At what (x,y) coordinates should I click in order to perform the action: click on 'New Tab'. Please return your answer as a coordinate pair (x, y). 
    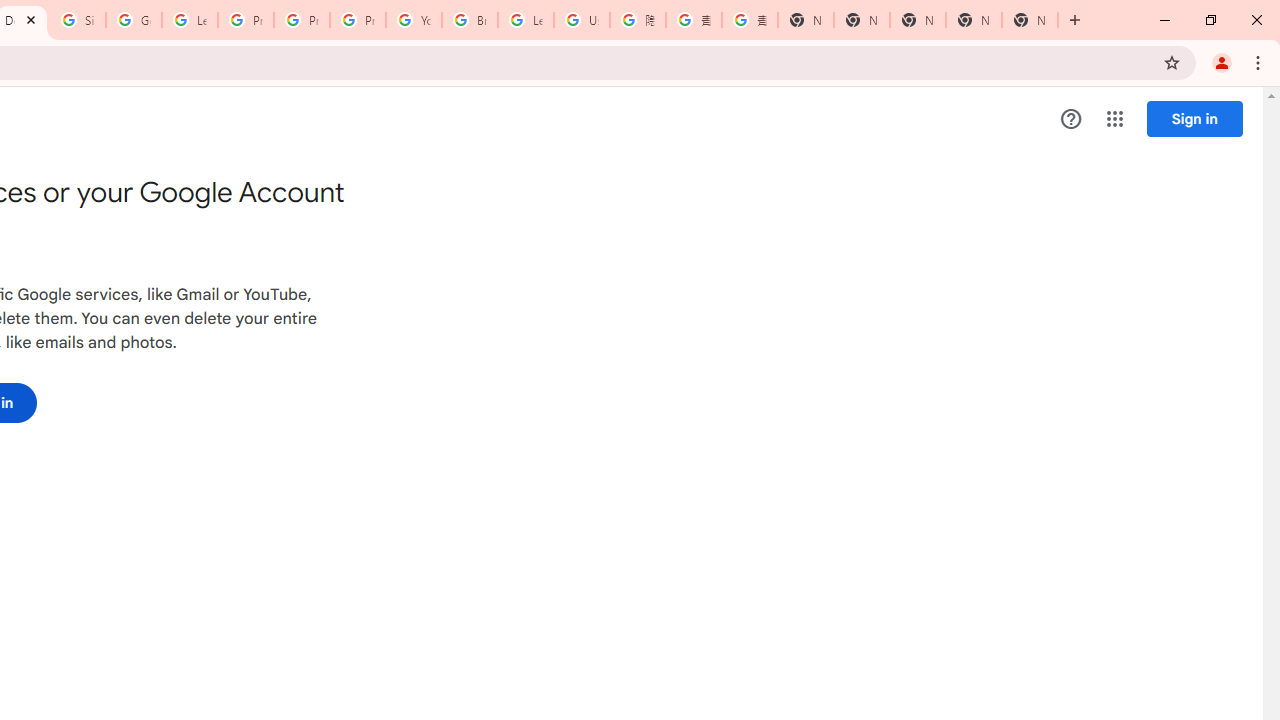
    Looking at the image, I should click on (1030, 20).